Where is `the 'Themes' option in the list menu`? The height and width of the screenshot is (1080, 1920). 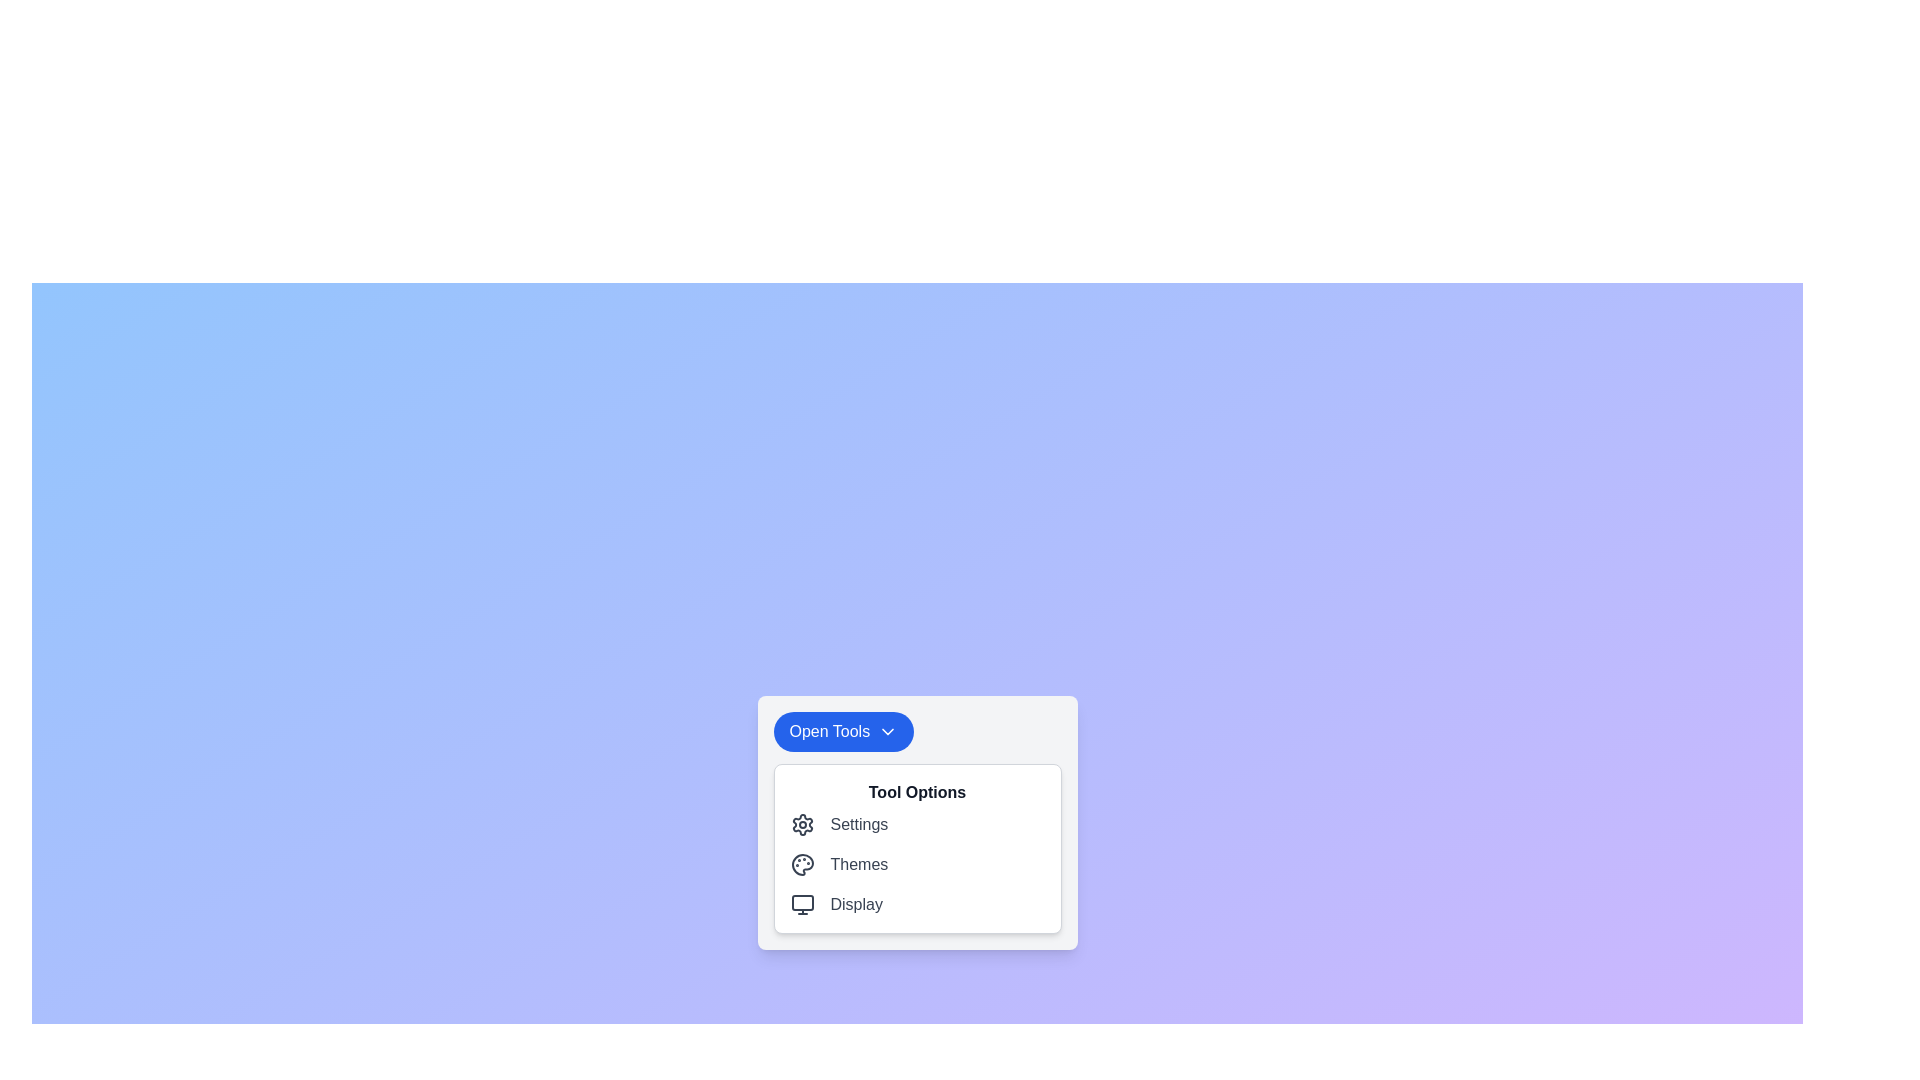 the 'Themes' option in the list menu is located at coordinates (916, 863).